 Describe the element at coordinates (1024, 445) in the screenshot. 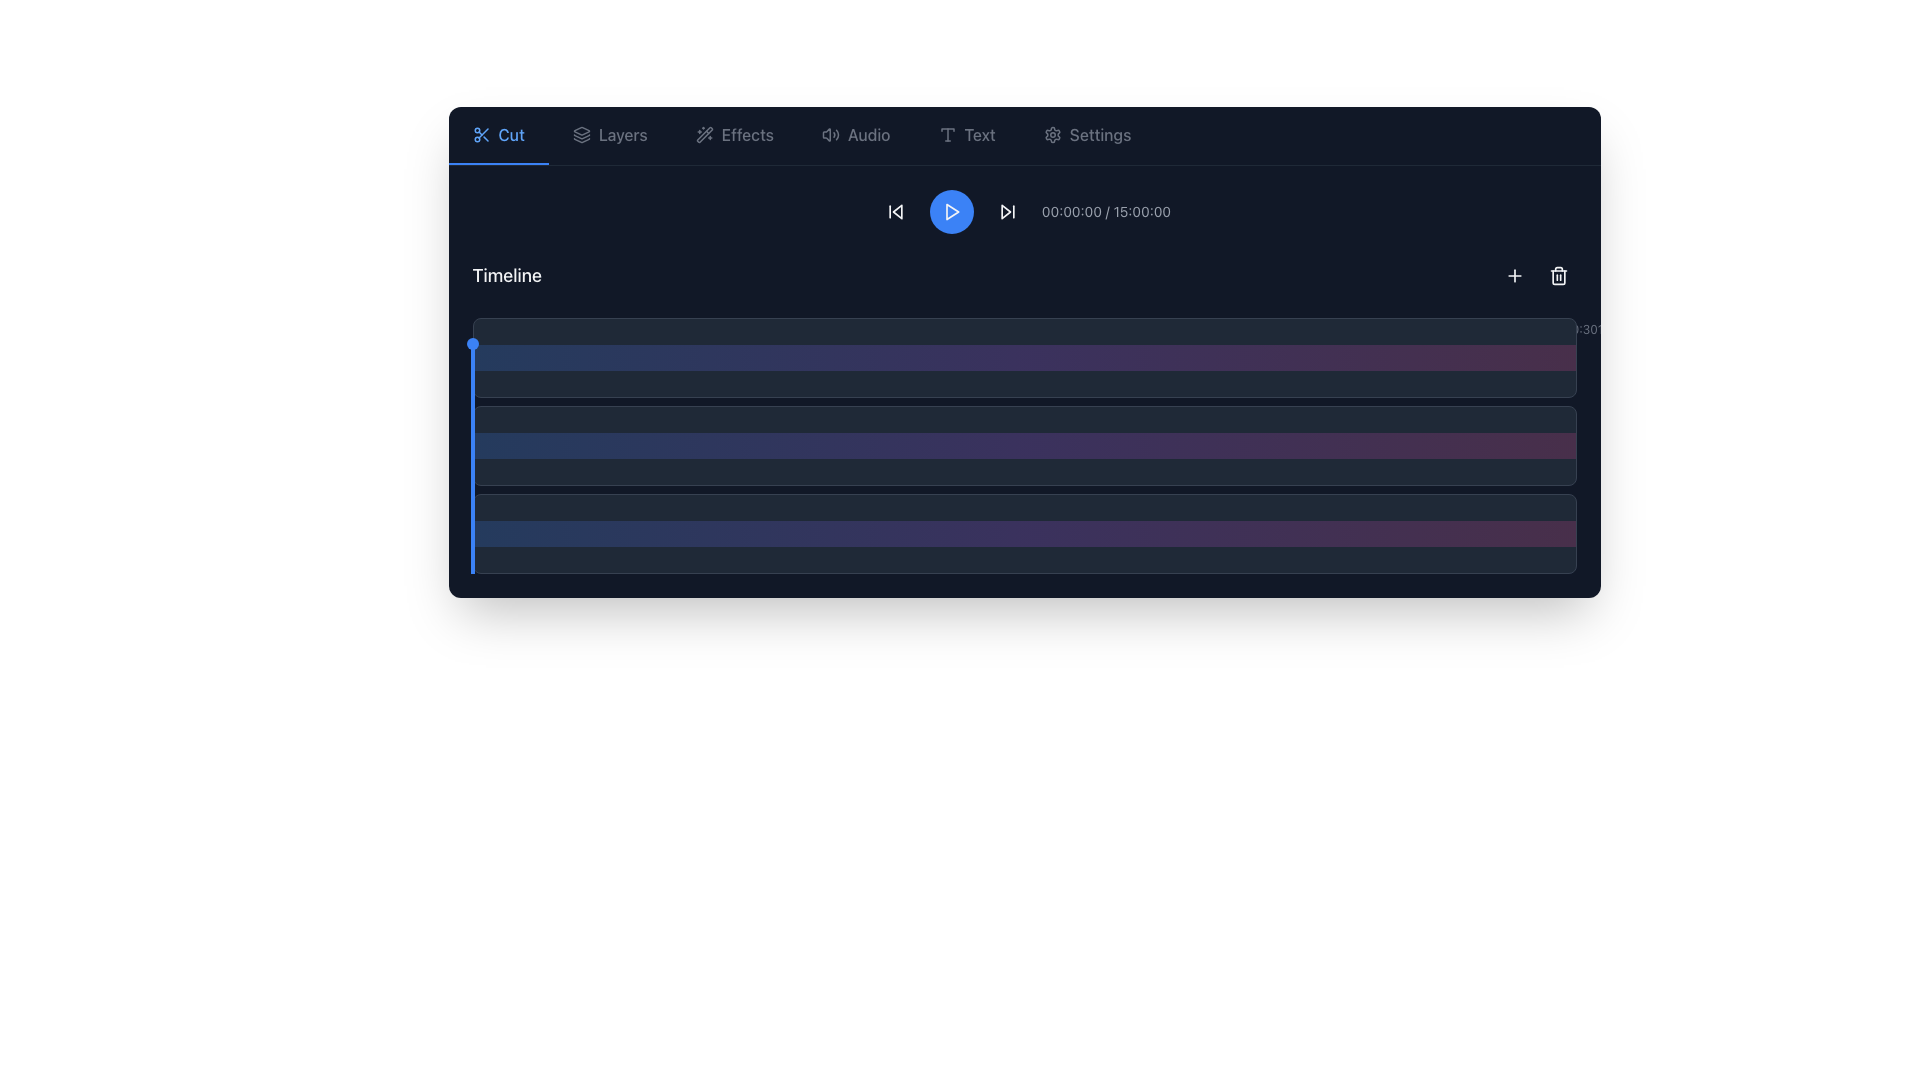

I see `the progress bar with a gradient background transitioning from blue to pink, which is the second bar in a vertical stack of three bars` at that location.